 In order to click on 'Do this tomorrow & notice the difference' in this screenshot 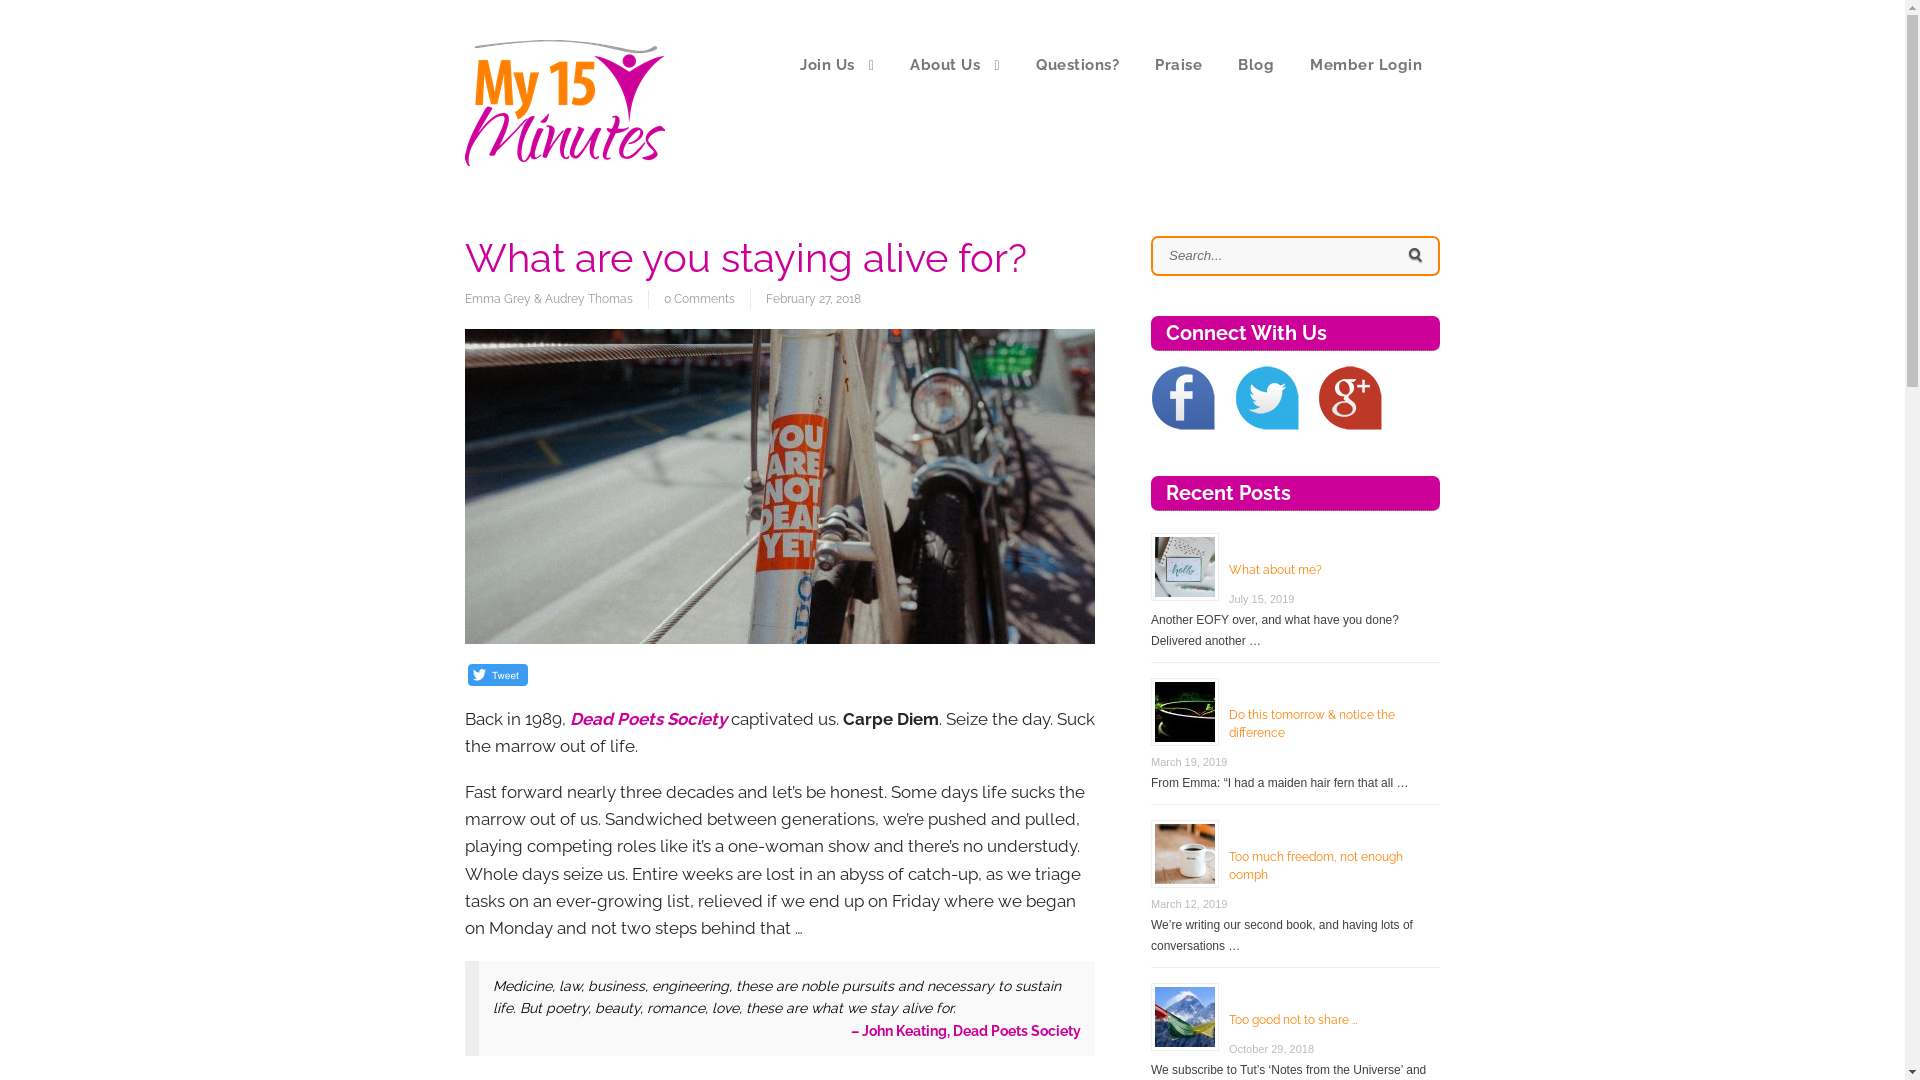, I will do `click(1227, 724)`.